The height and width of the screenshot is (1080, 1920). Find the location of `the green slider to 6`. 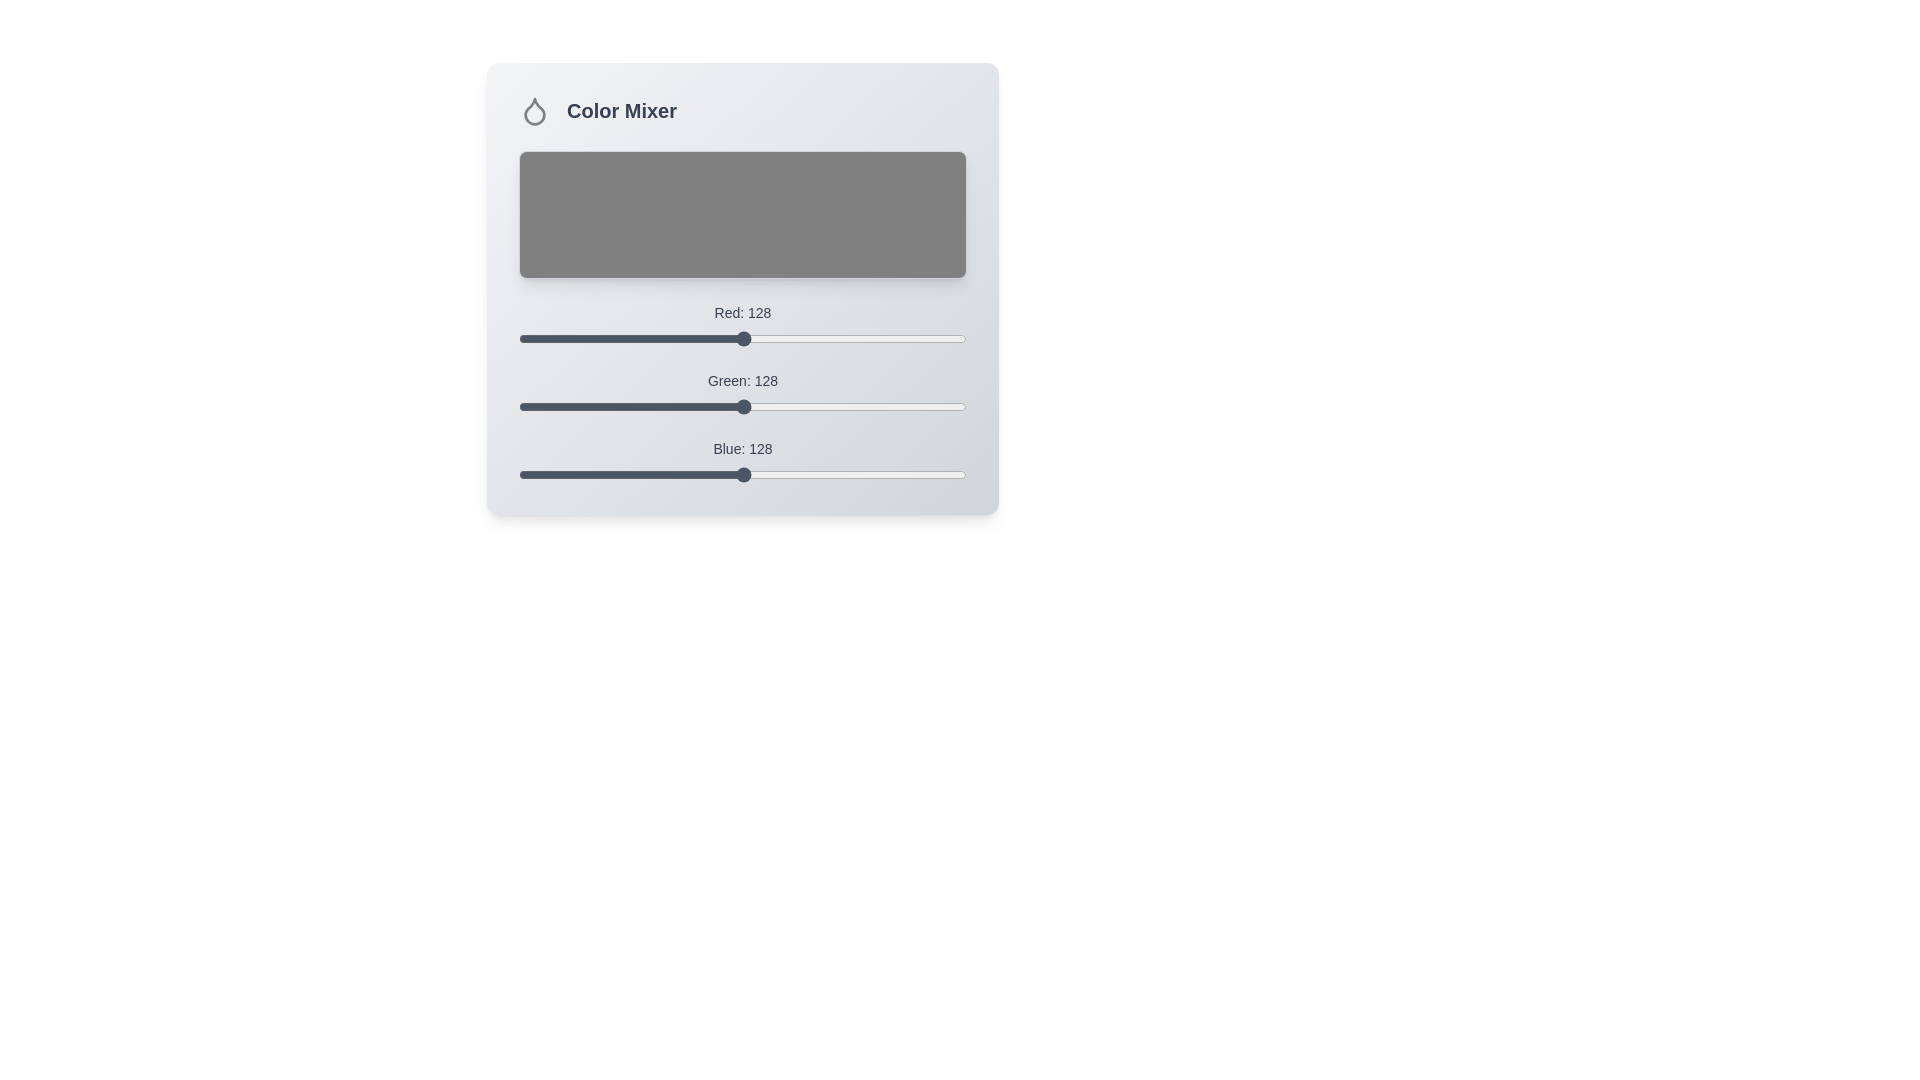

the green slider to 6 is located at coordinates (529, 406).